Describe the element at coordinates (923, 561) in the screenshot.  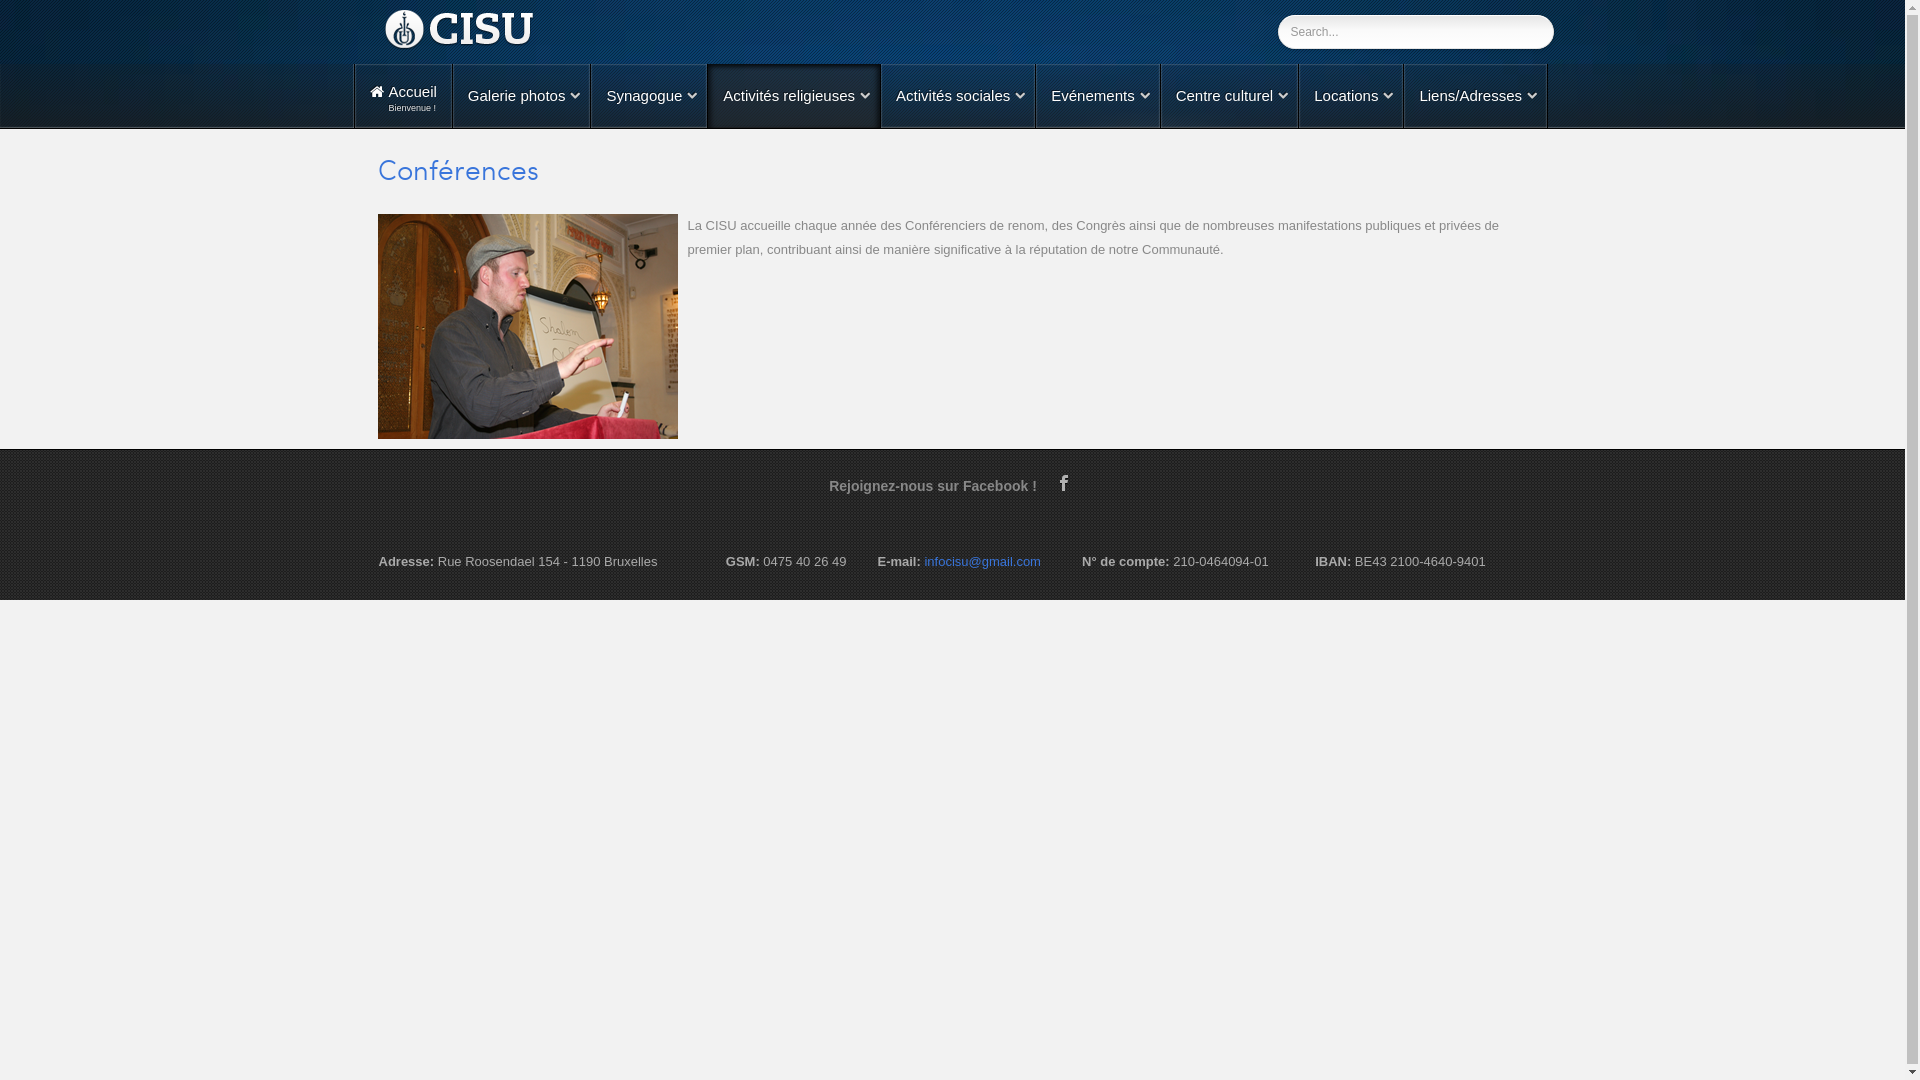
I see `'infocisu@gmail.com'` at that location.